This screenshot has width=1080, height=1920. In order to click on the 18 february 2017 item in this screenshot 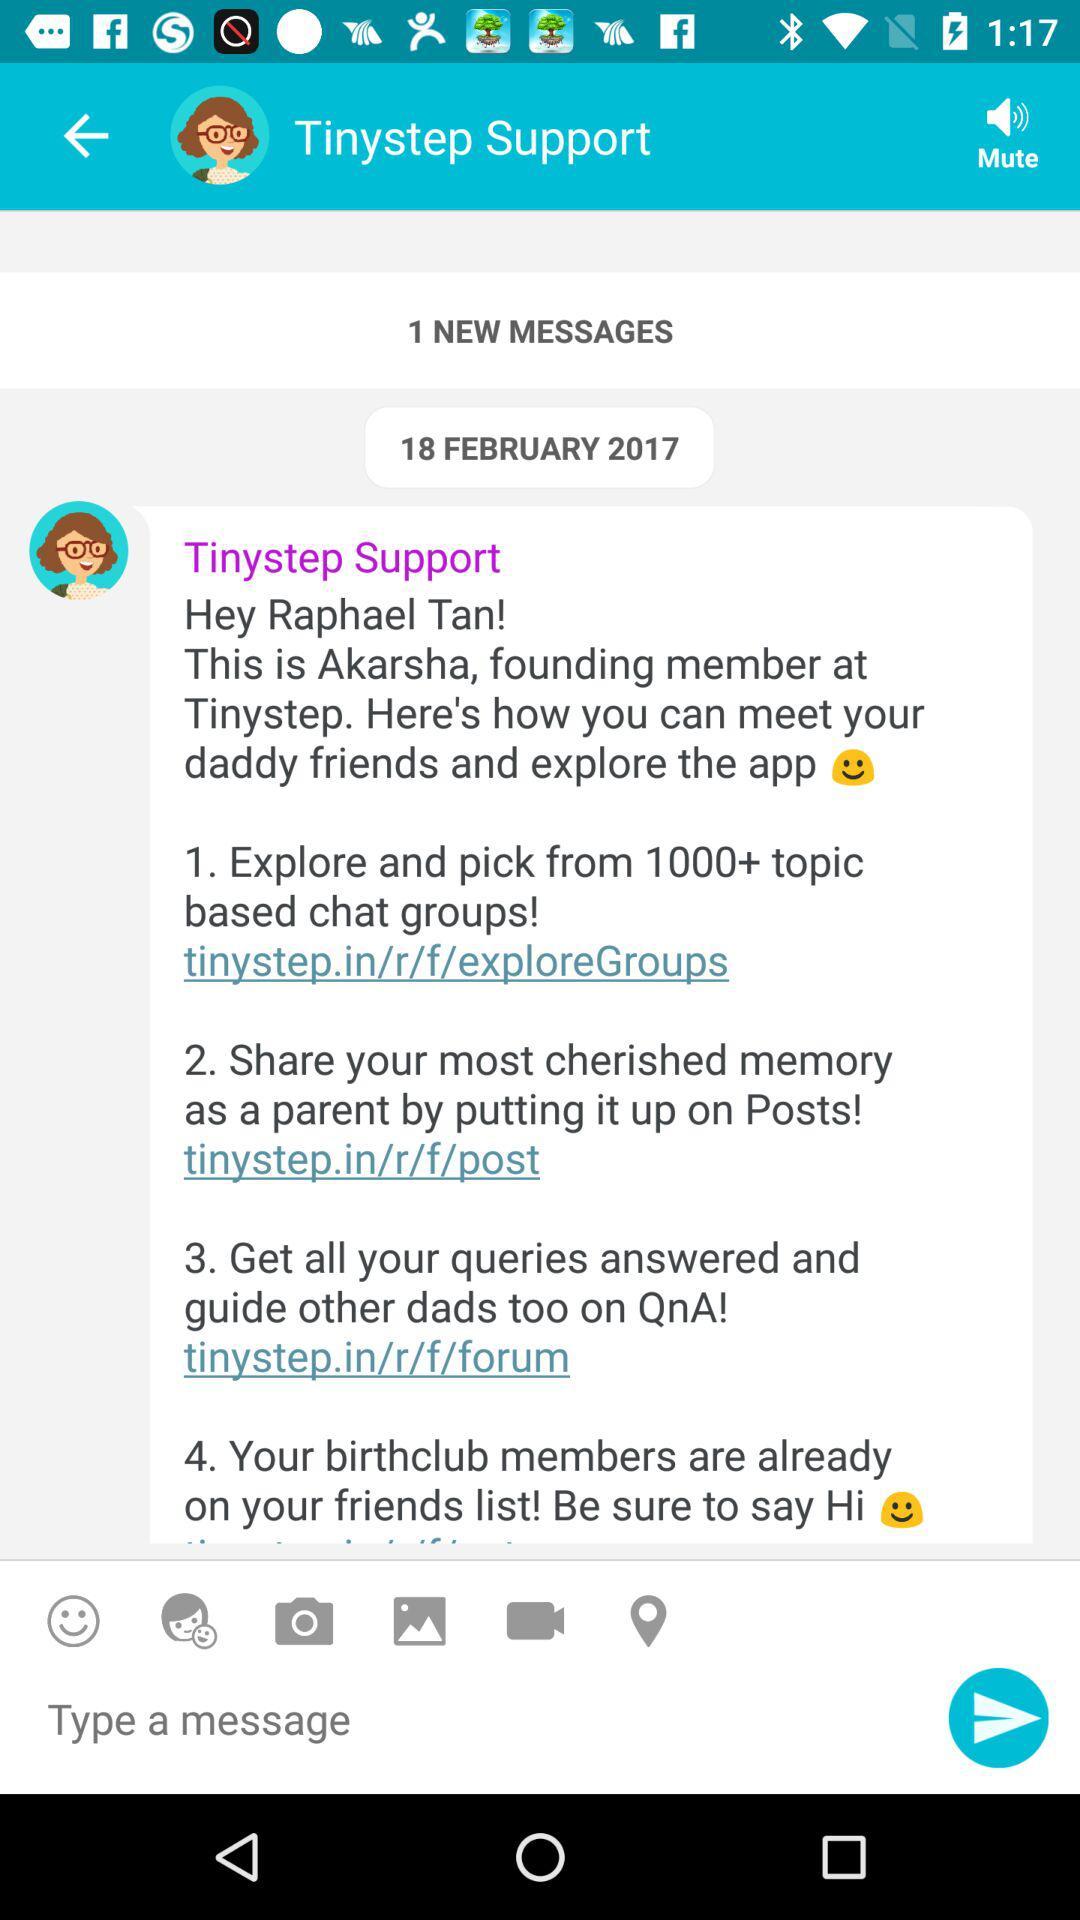, I will do `click(538, 446)`.